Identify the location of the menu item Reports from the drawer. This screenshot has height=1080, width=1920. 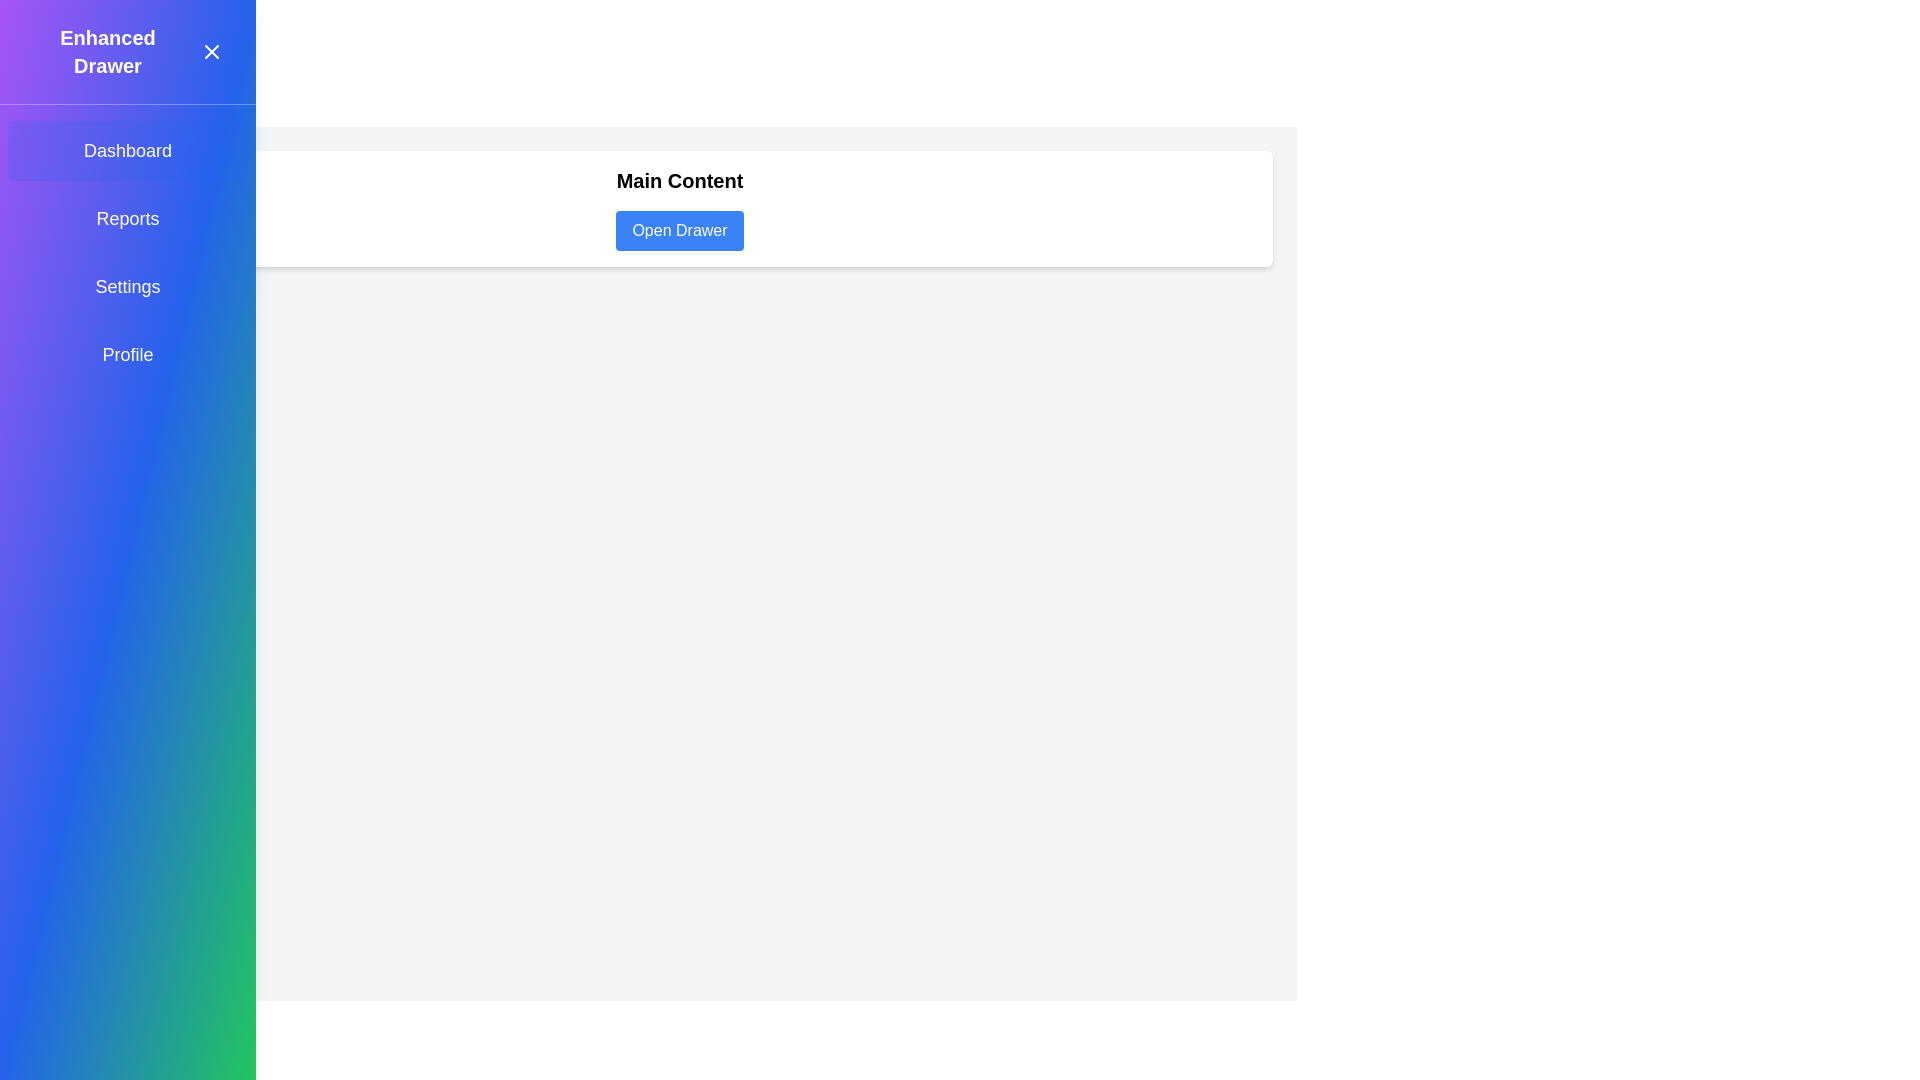
(127, 219).